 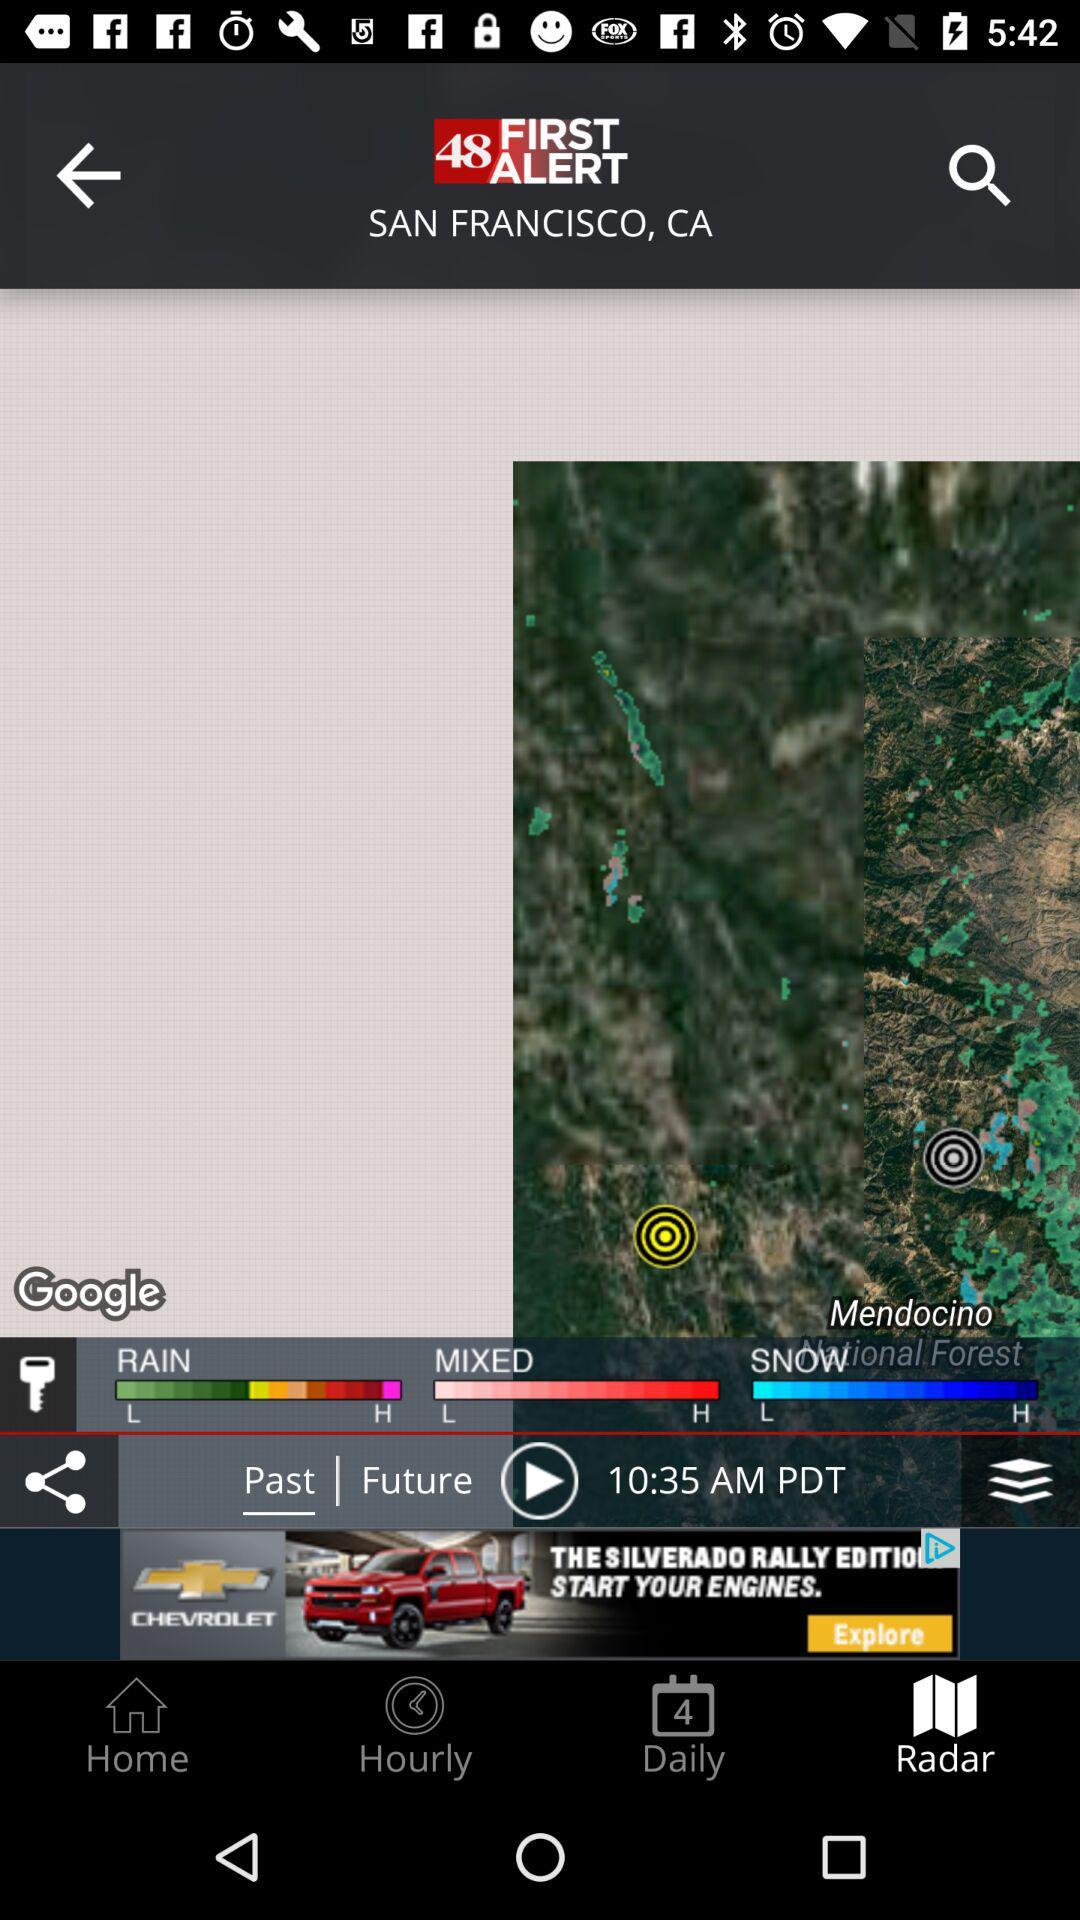 I want to click on the item to the right of home item, so click(x=413, y=1726).